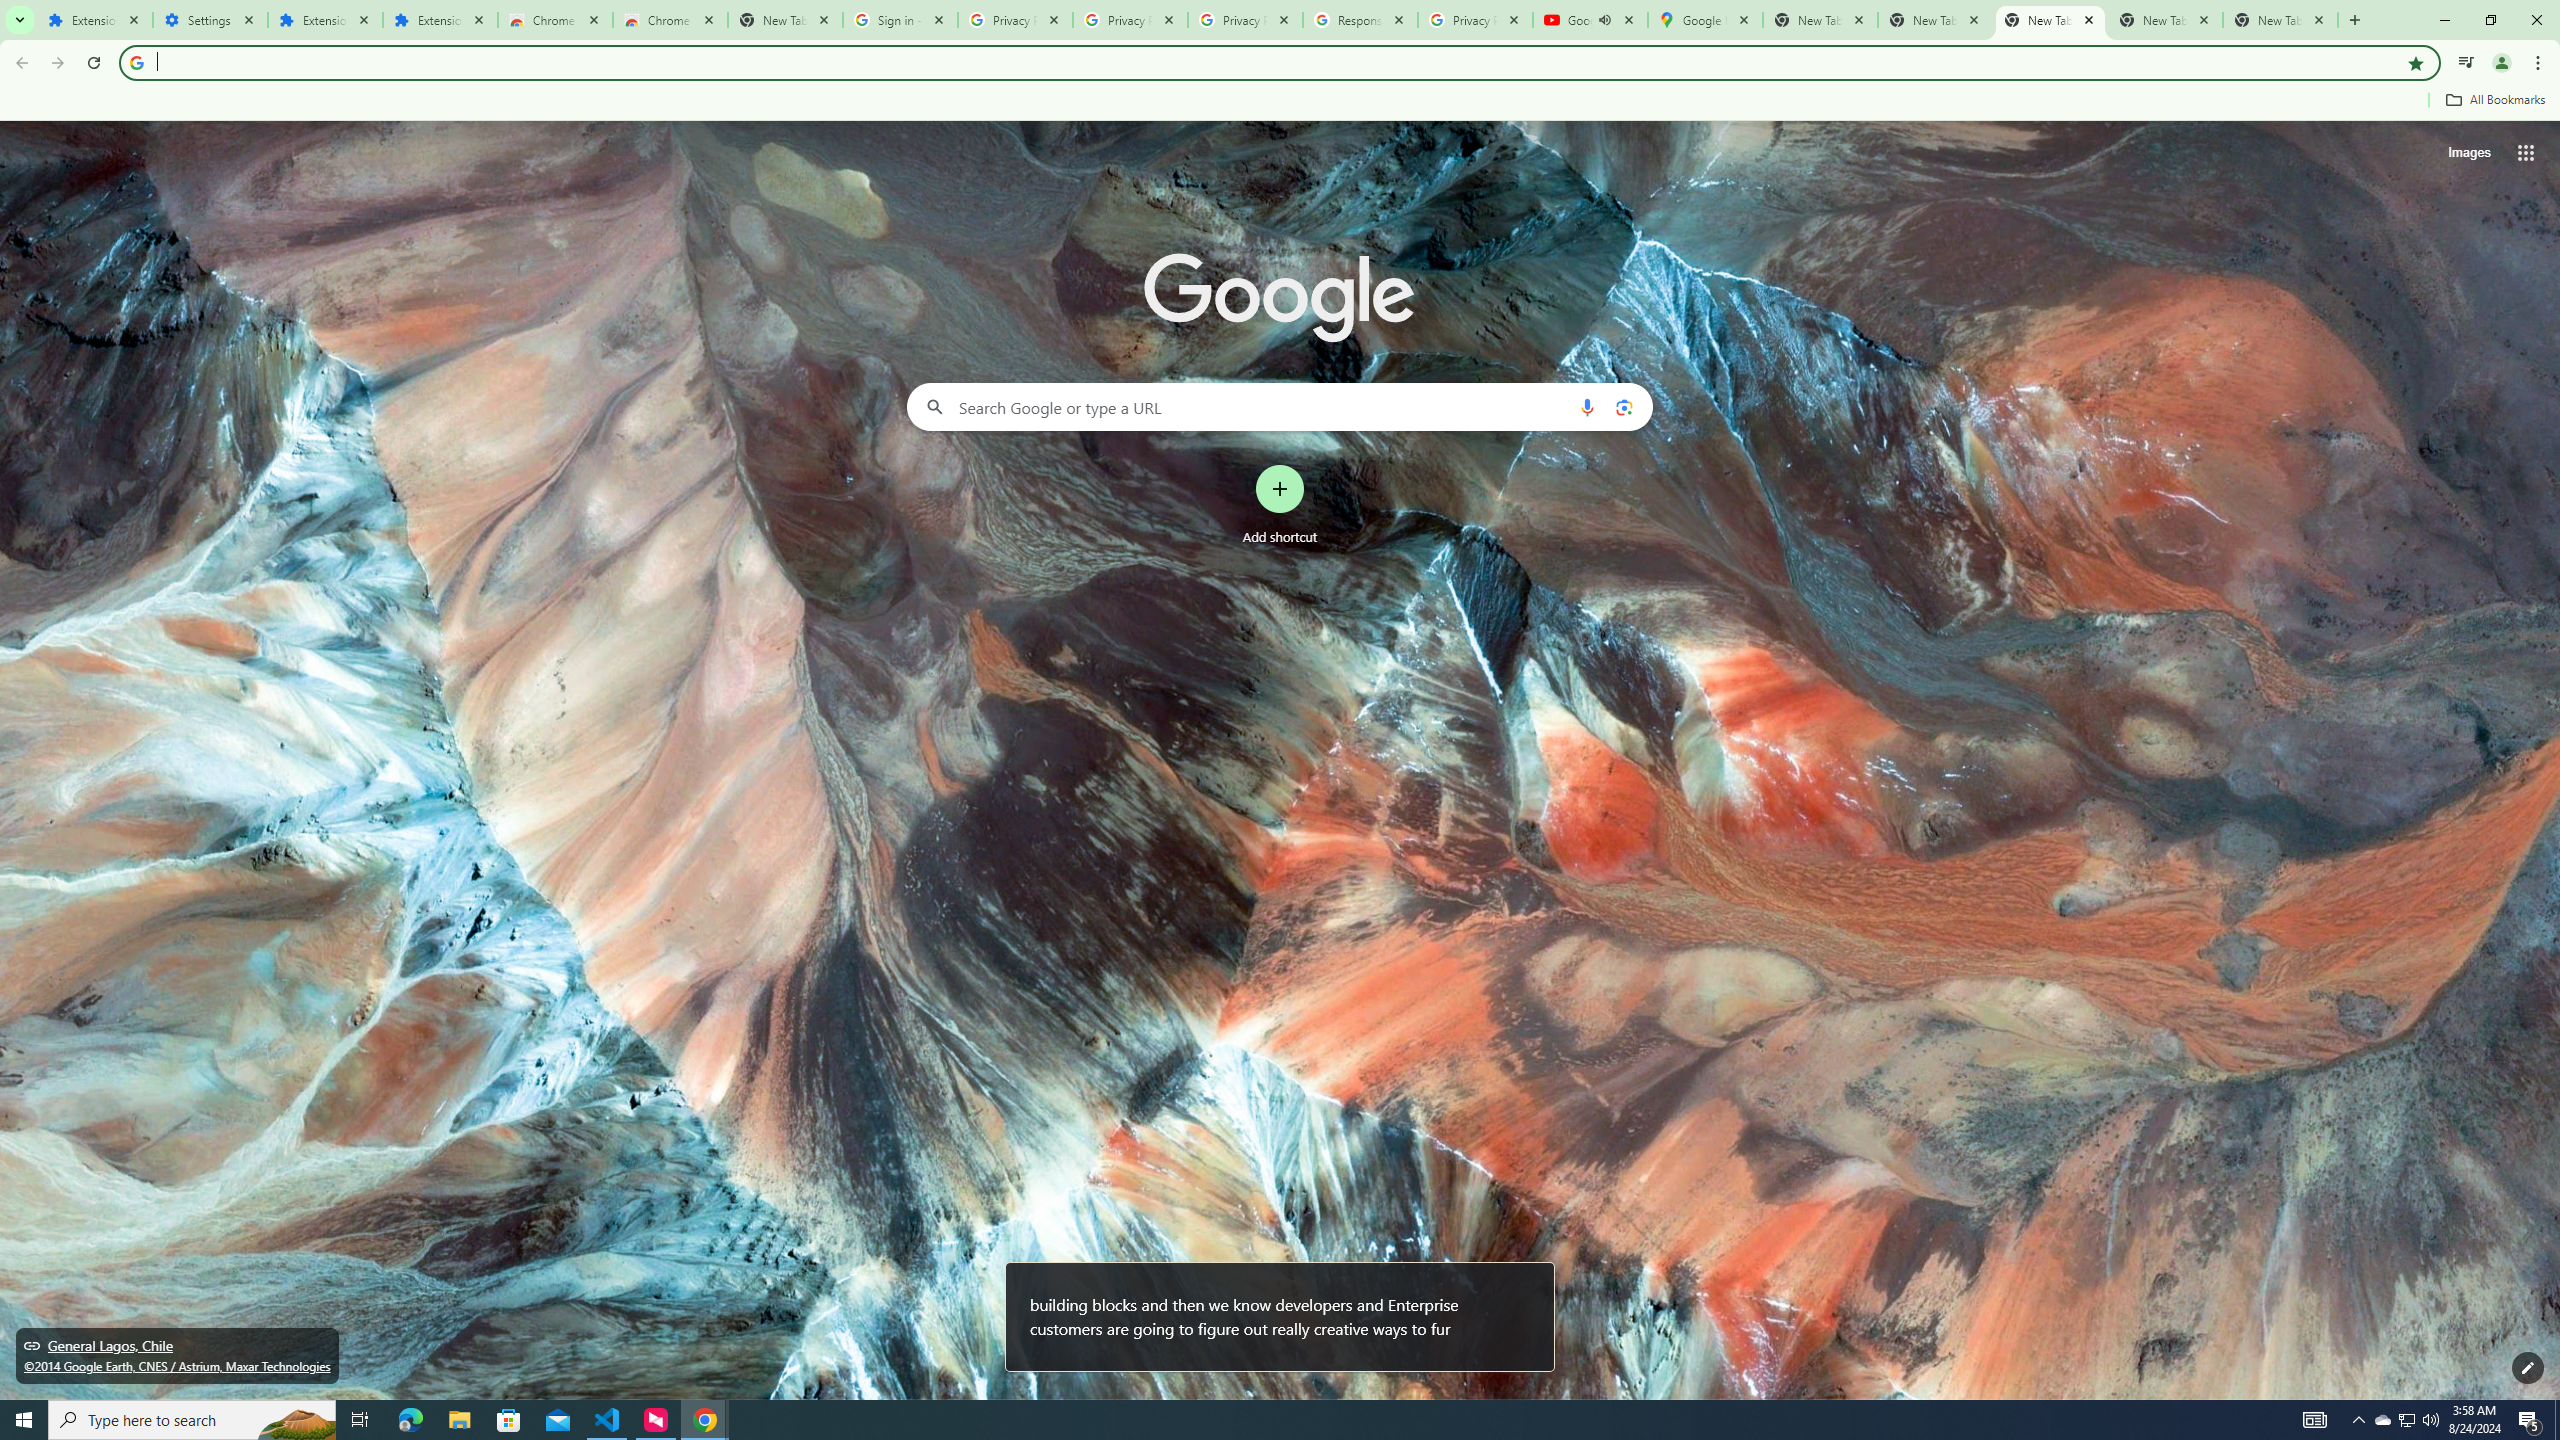 The height and width of the screenshot is (1440, 2560). I want to click on 'Customize this page', so click(2527, 1367).